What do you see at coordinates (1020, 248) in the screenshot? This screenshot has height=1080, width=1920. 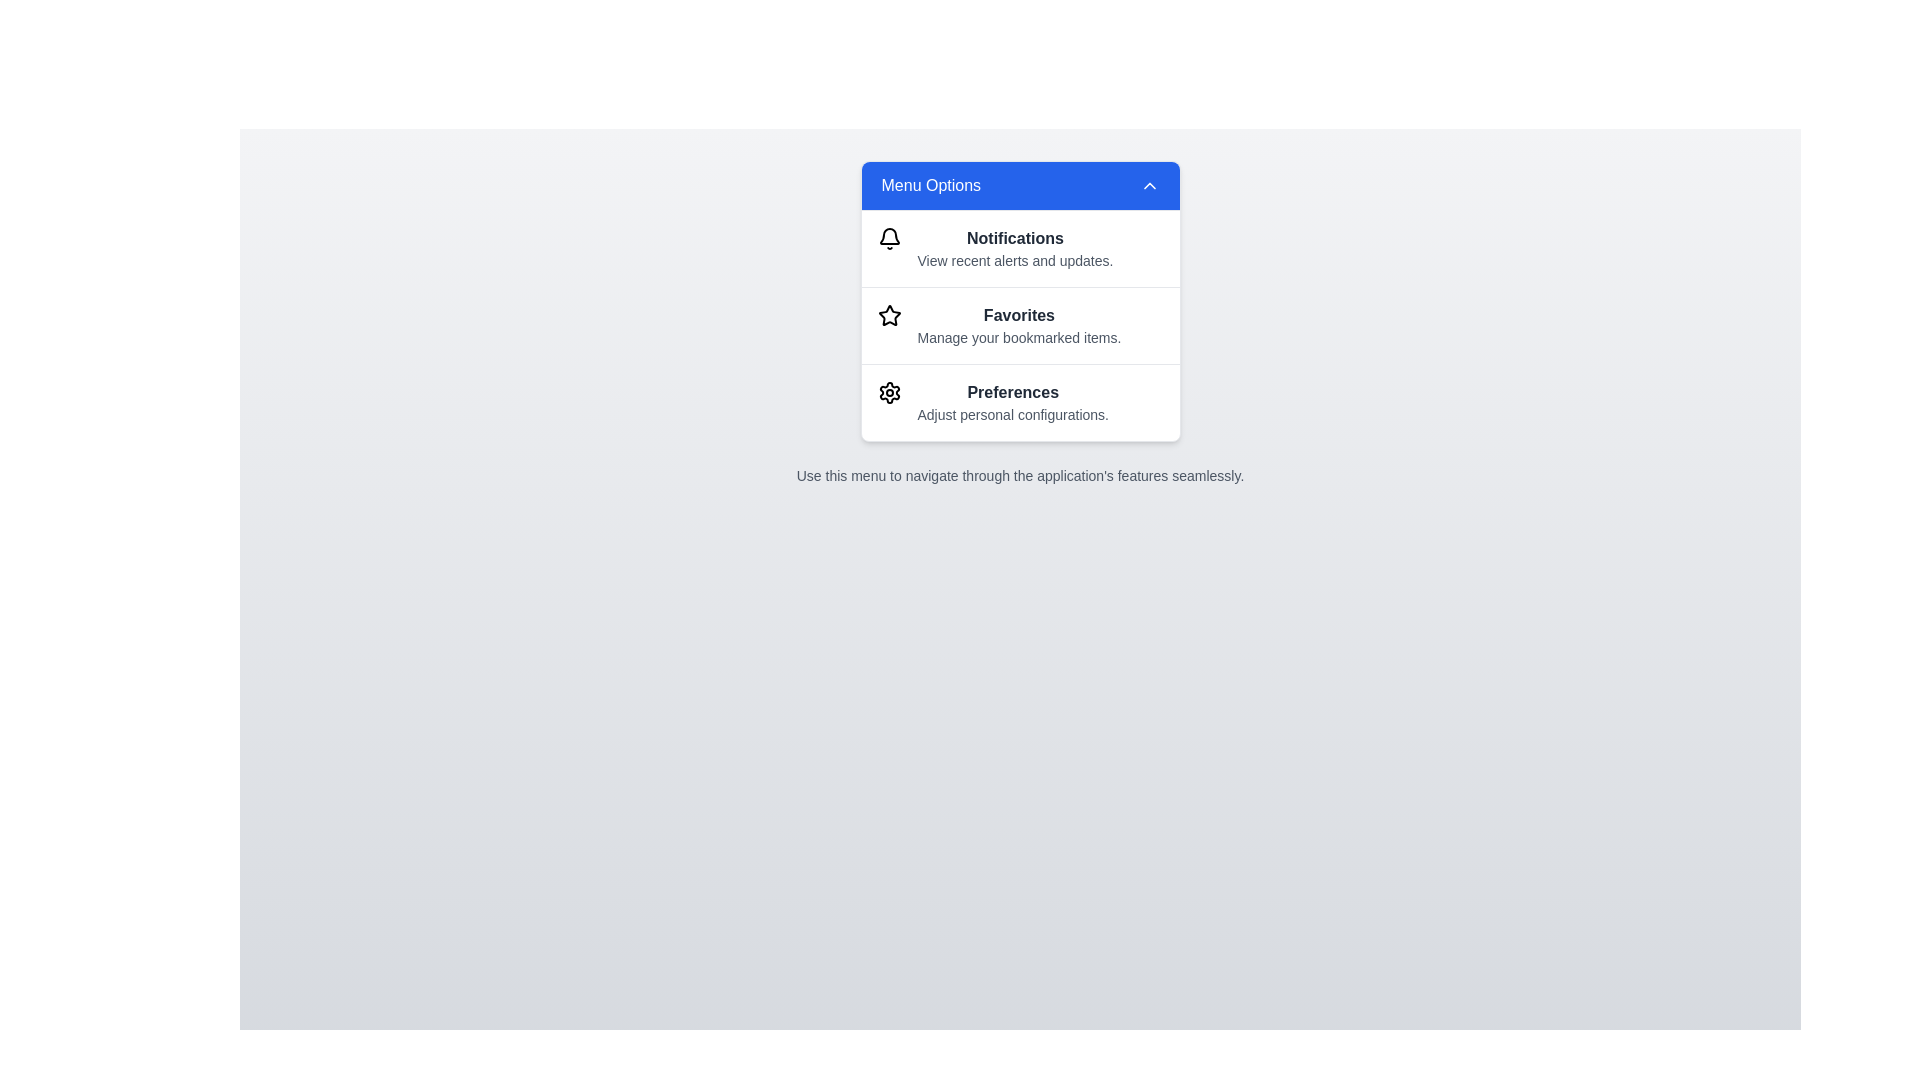 I see `the menu option Notifications from the VibrantInteractiveMenu` at bounding box center [1020, 248].